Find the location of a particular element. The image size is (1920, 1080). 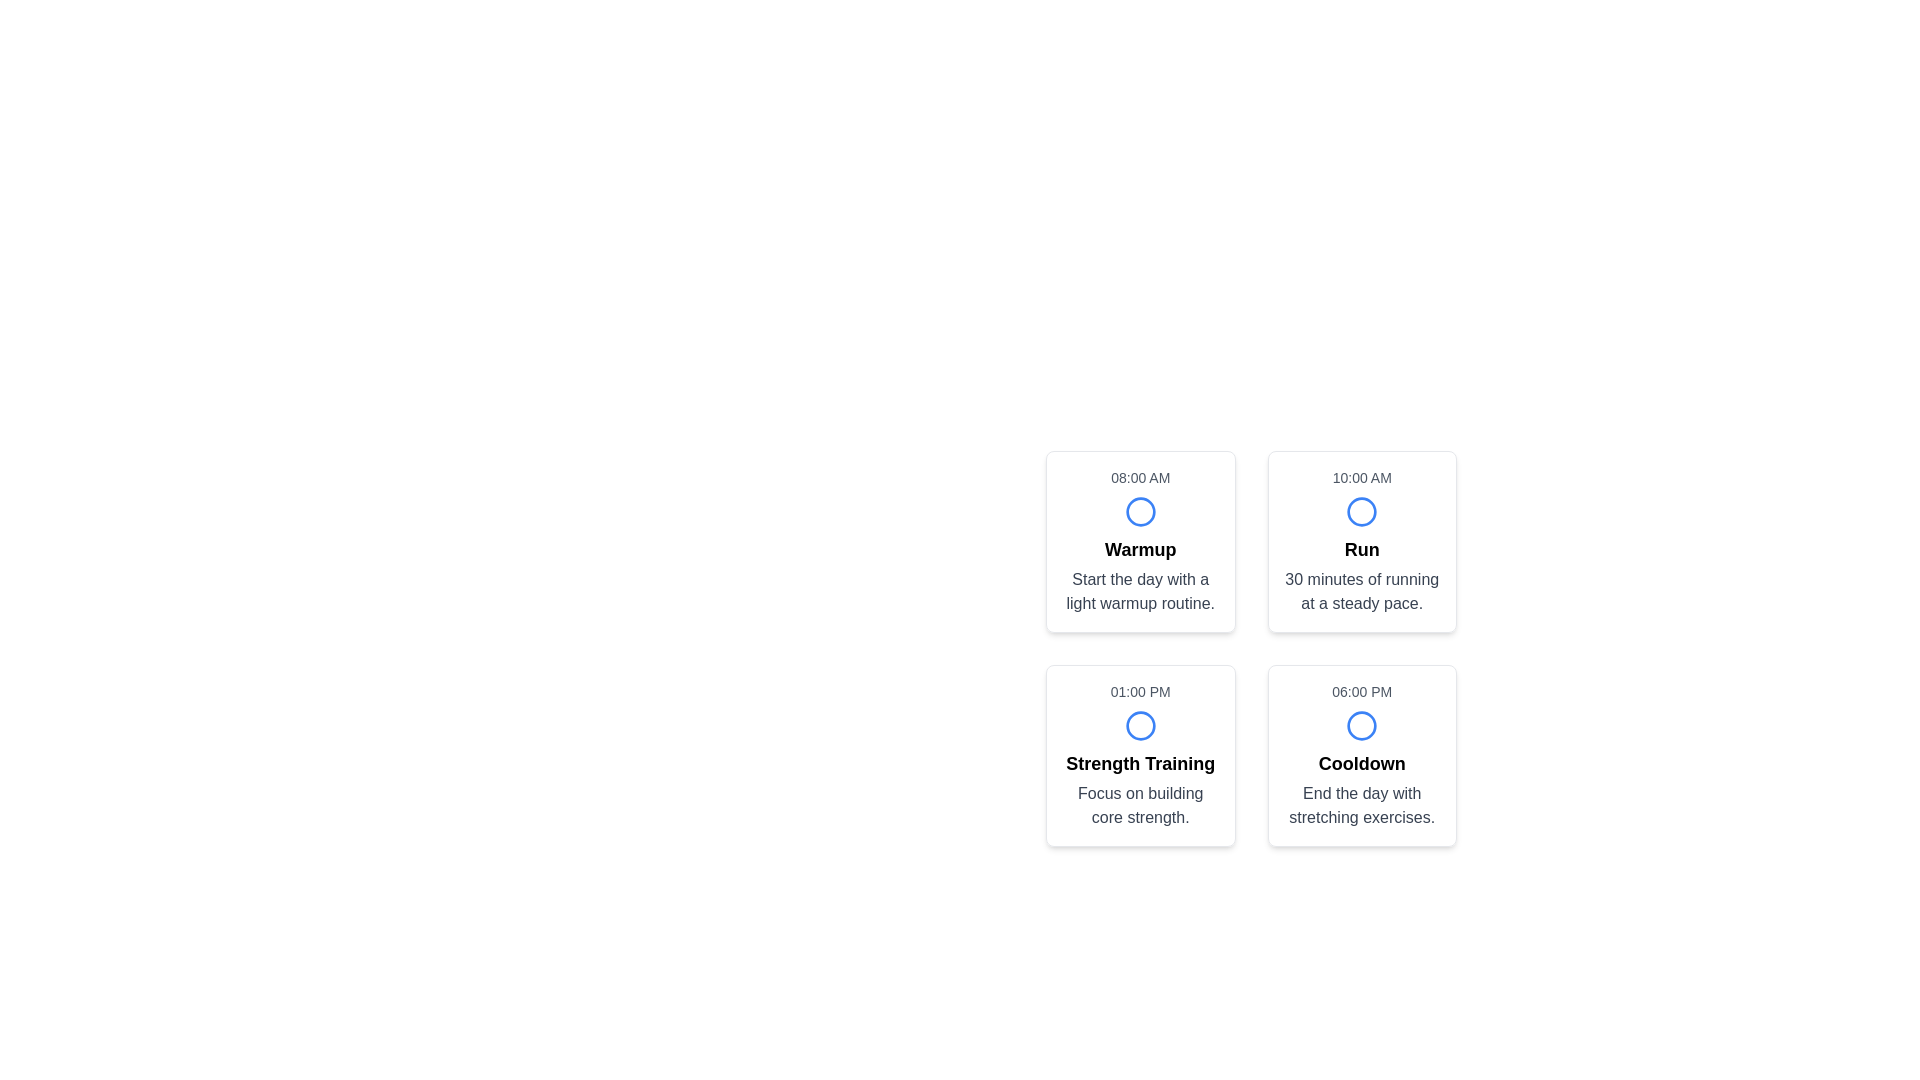

the decorative or status indicator icon associated with the 'Run' activity, which is the second icon in the top row of the grid layout, located above the title 'Run.' is located at coordinates (1361, 511).